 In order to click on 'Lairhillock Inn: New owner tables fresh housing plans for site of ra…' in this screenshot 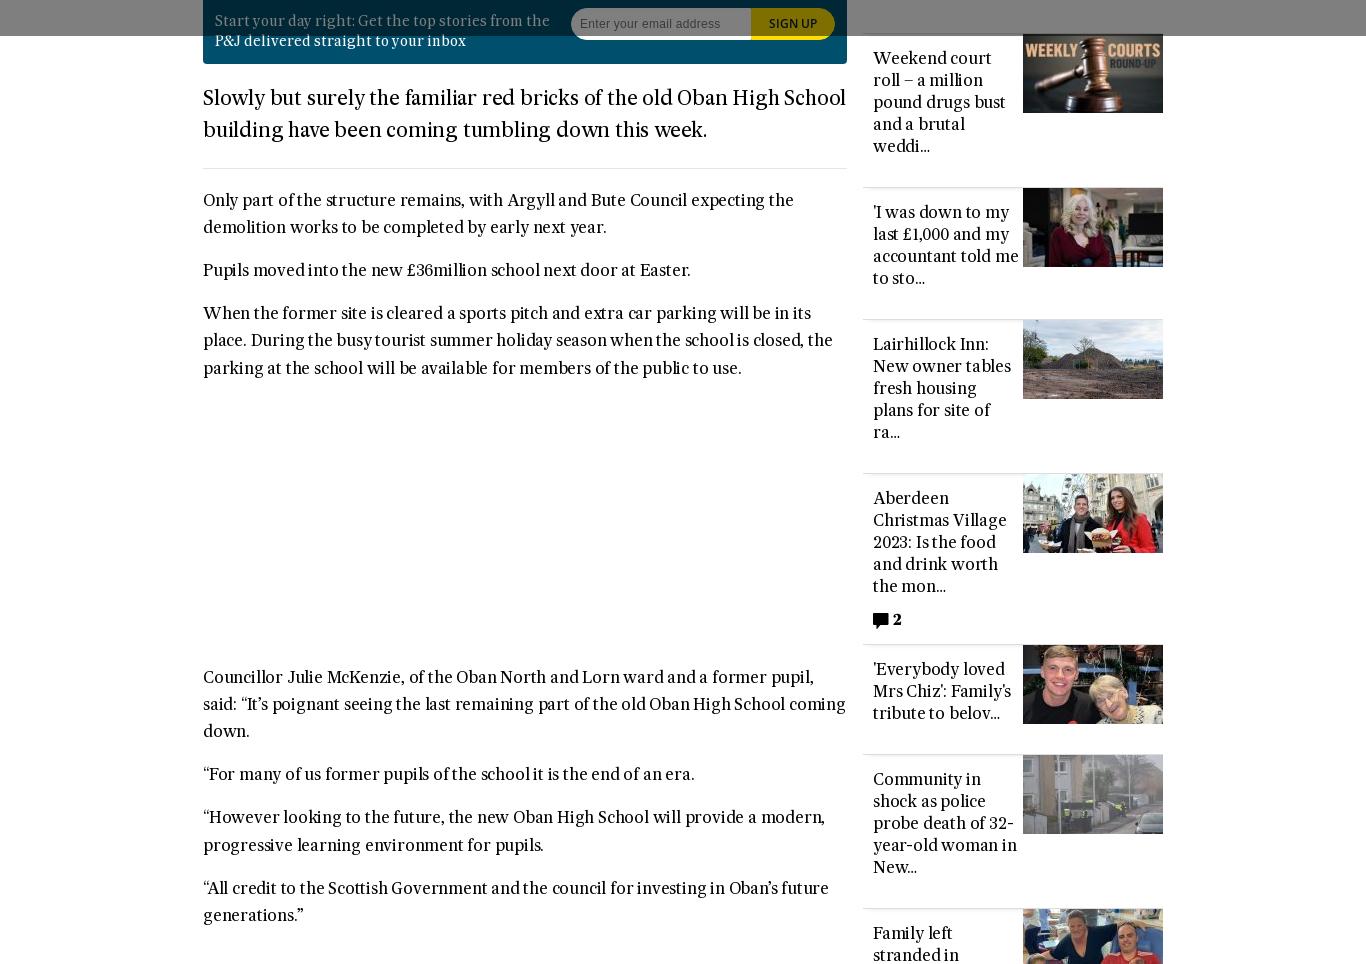, I will do `click(941, 390)`.